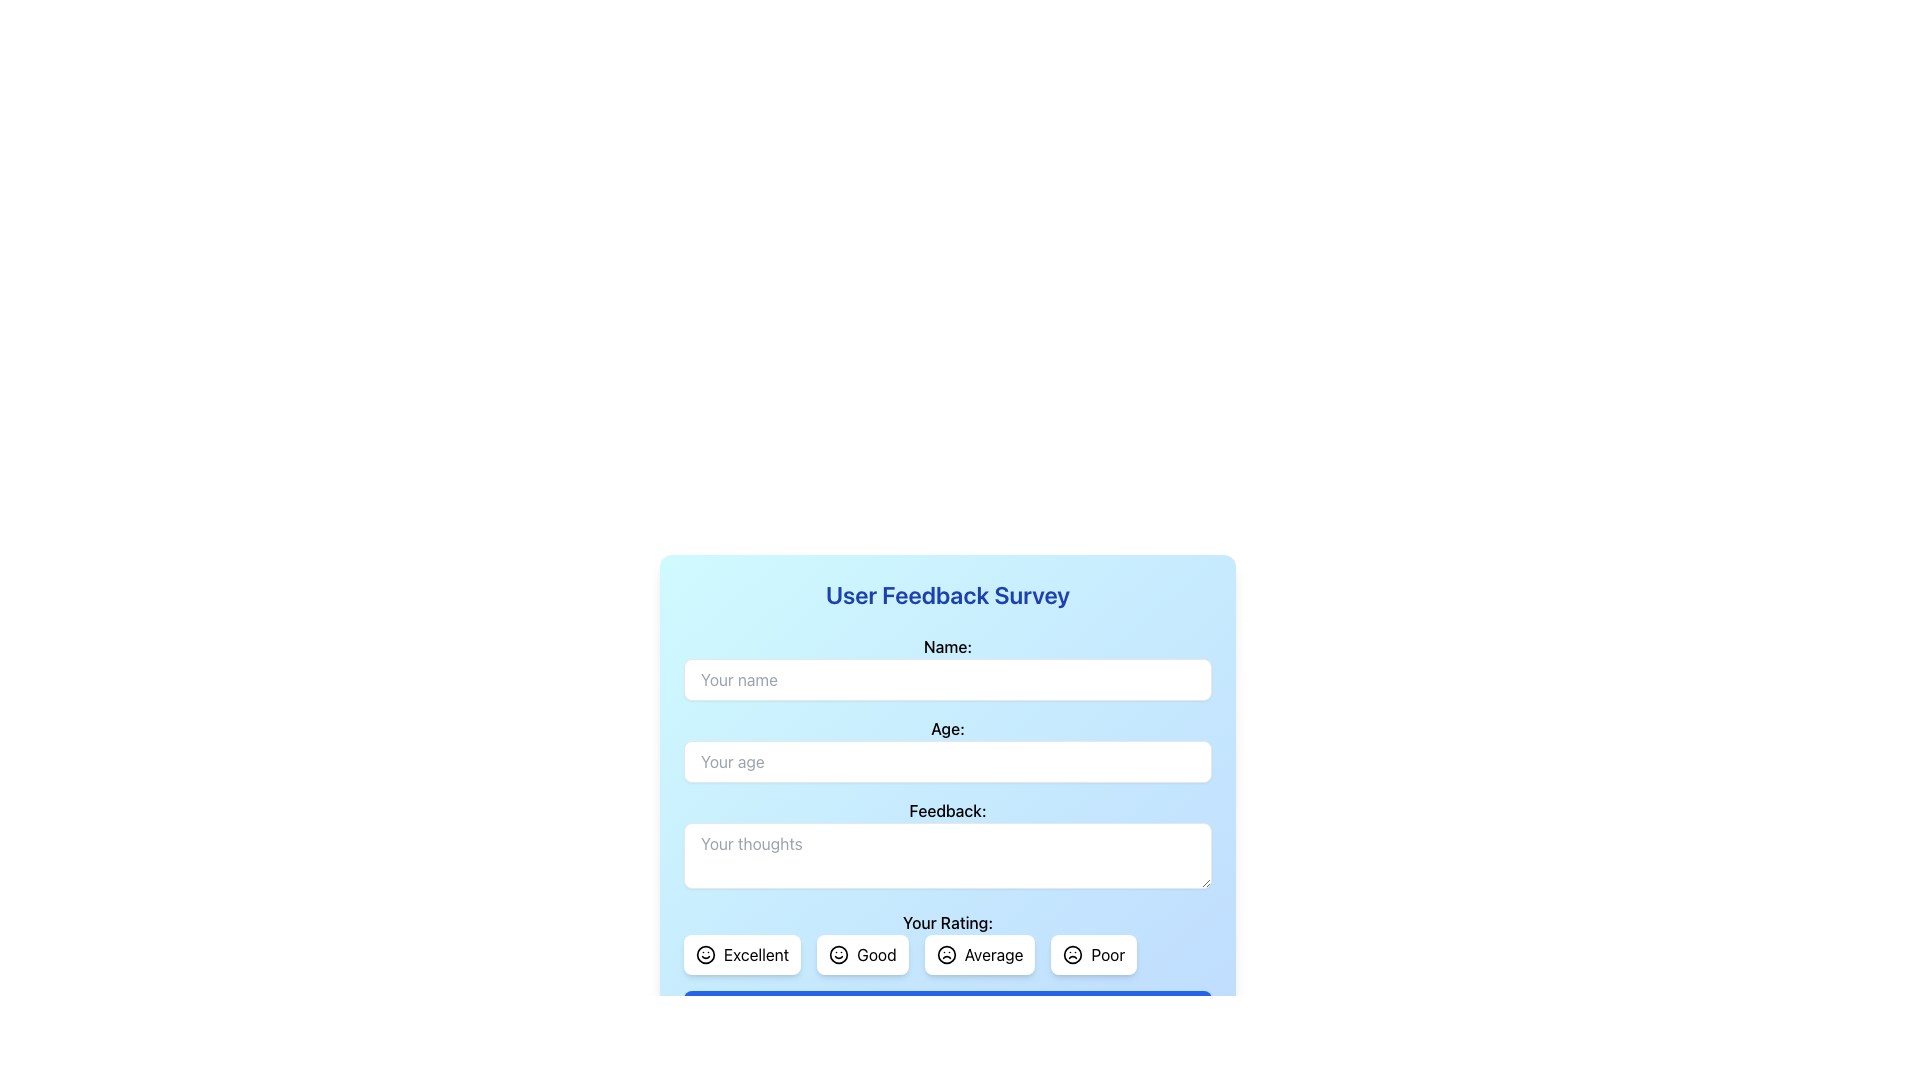 This screenshot has height=1080, width=1920. Describe the element at coordinates (1107, 954) in the screenshot. I see `the 'Poor' feedback rating button` at that location.